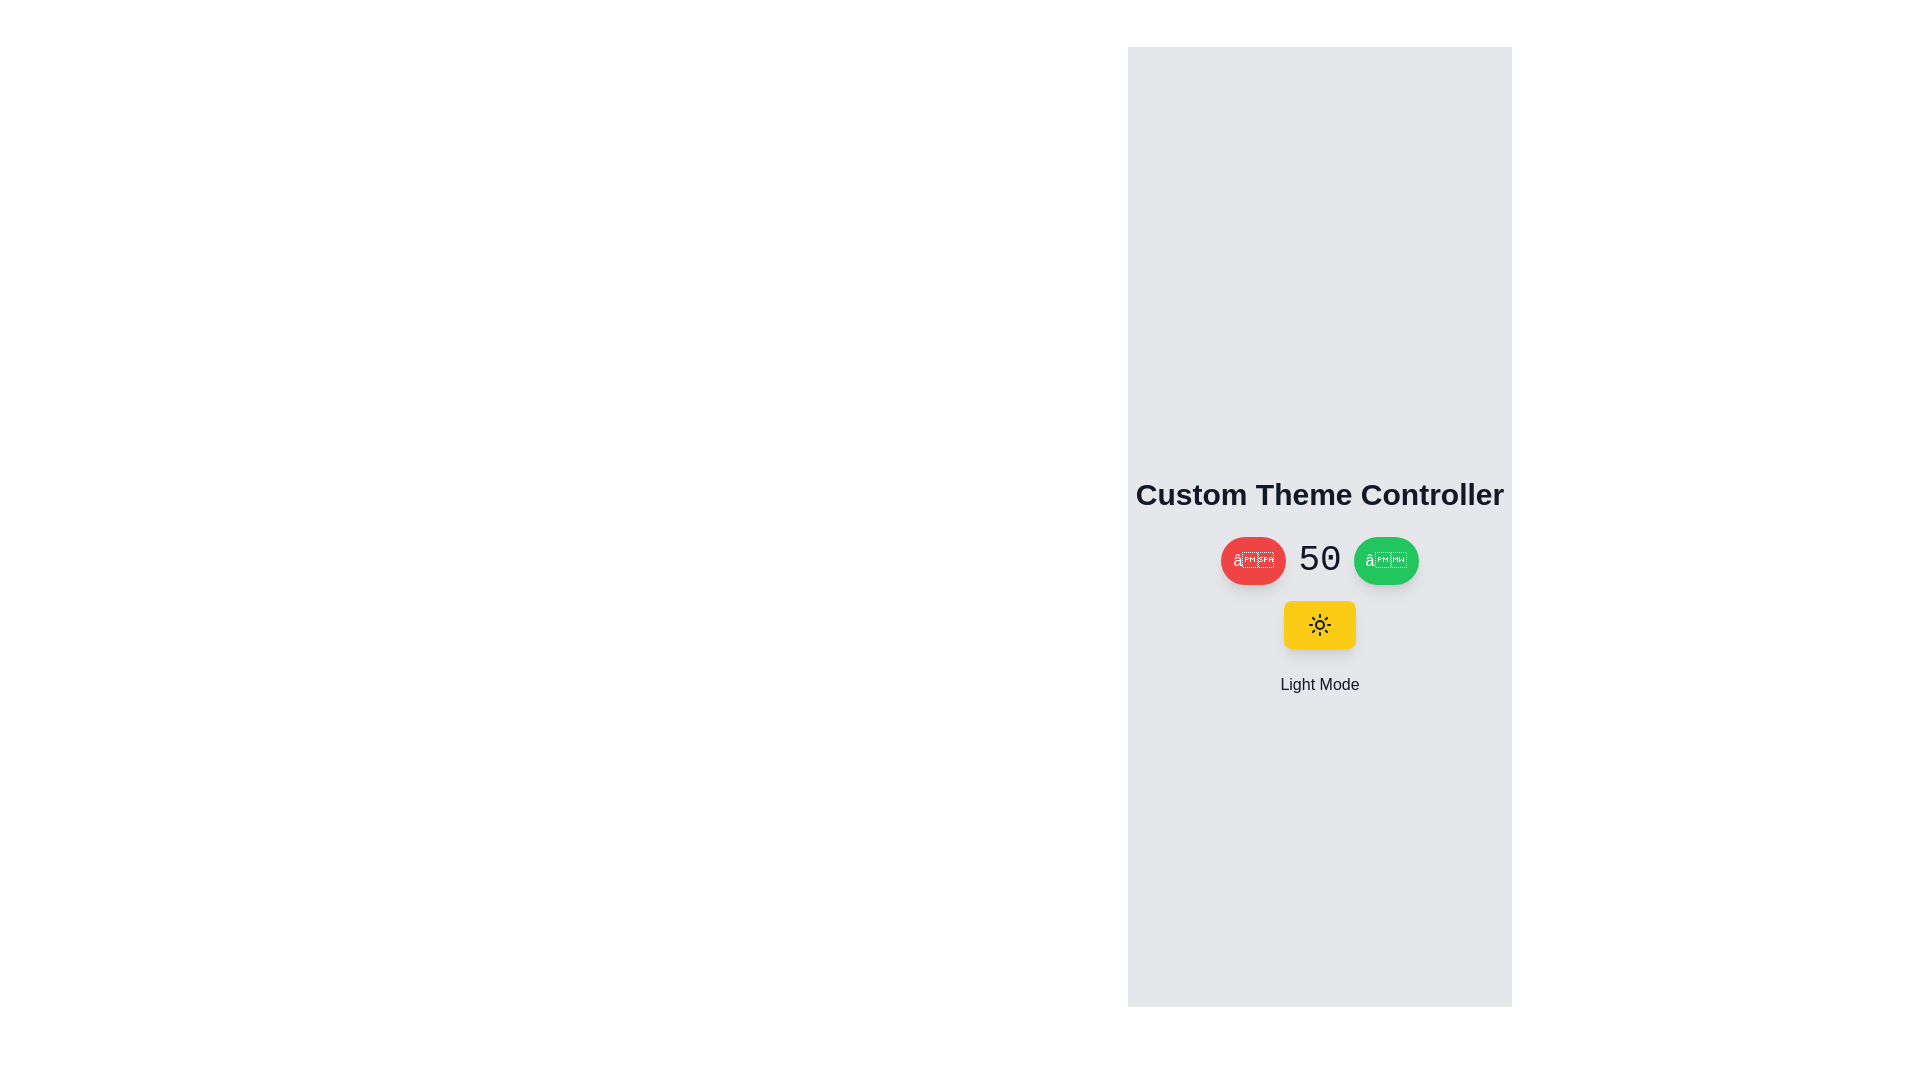  Describe the element at coordinates (1320, 494) in the screenshot. I see `the 'Custom Theme Controller' text label, which is prominently displayed in bold and large font at the top of the visible controls section` at that location.